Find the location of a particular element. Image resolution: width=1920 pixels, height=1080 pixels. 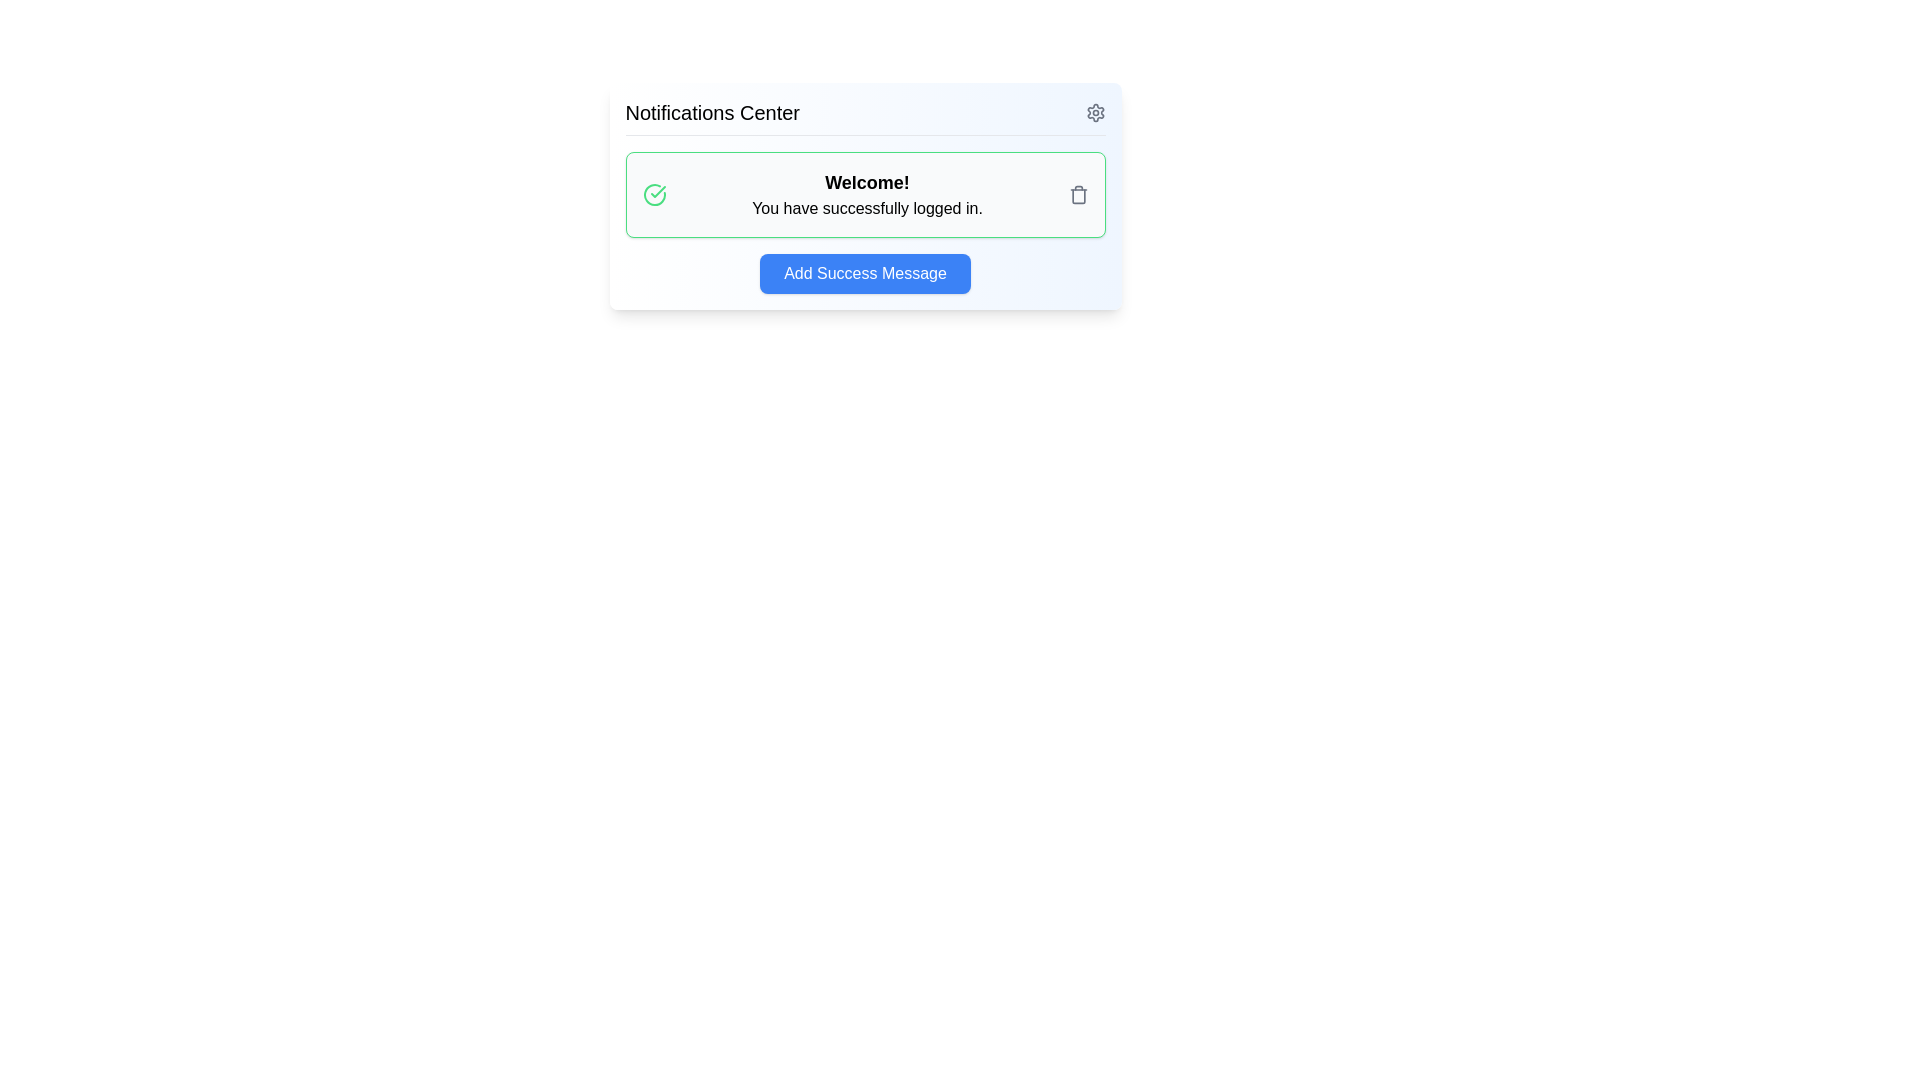

the gray trash icon located to the far right of the message 'Welcome! You have successfully logged in.' within the notification box is located at coordinates (1077, 195).